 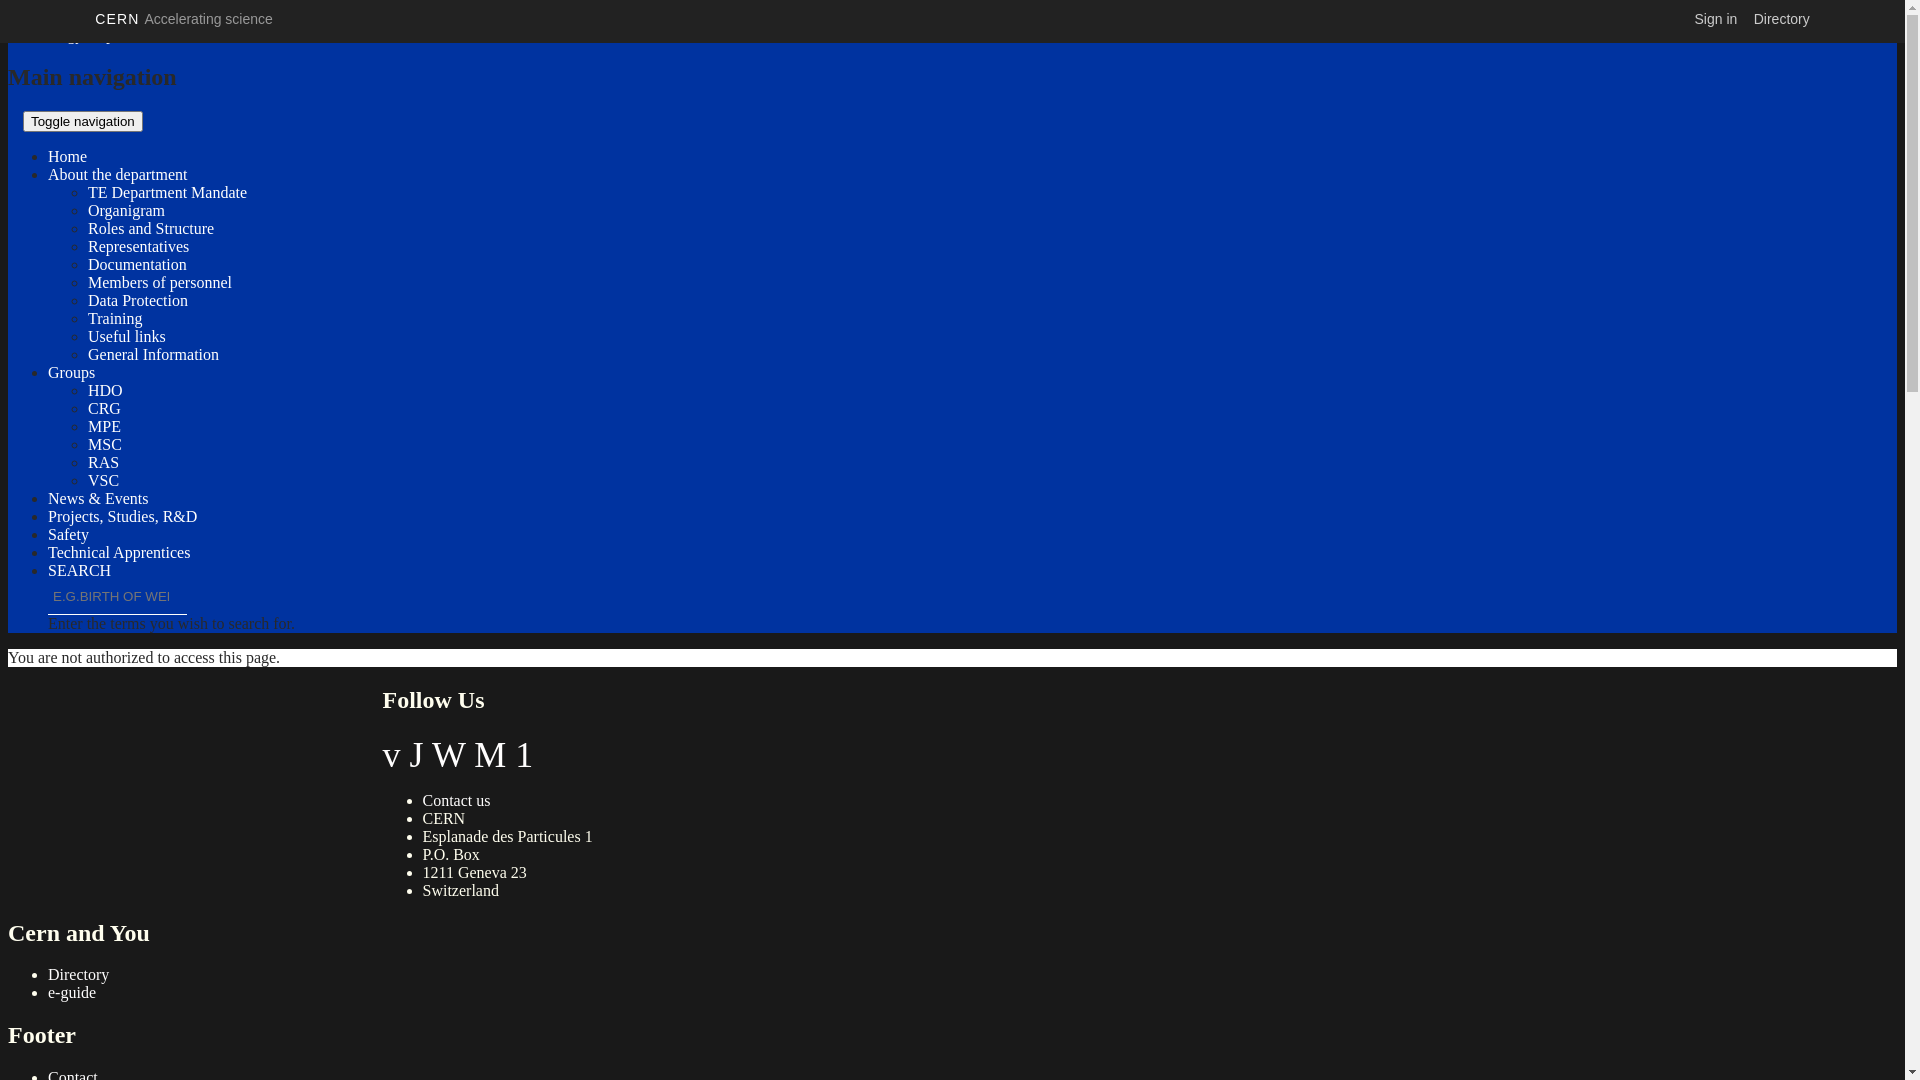 What do you see at coordinates (48, 552) in the screenshot?
I see `'Technical Apprentices'` at bounding box center [48, 552].